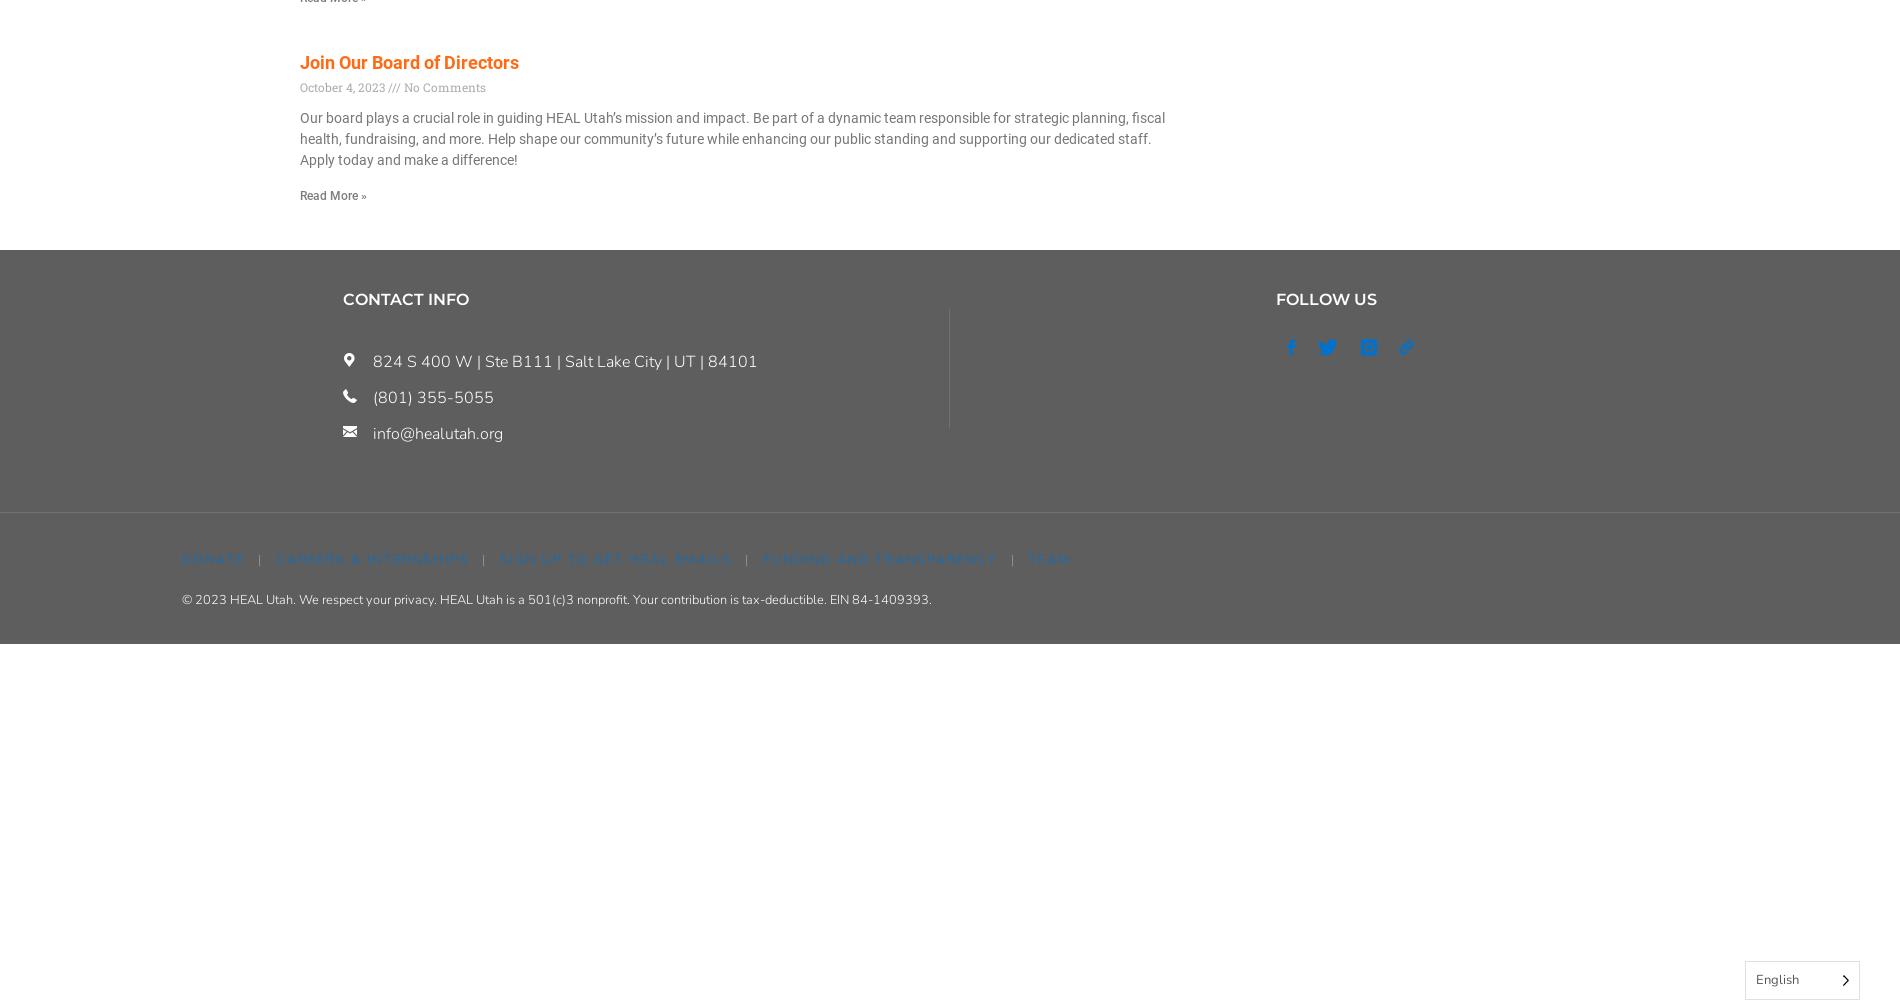  I want to click on 'No Comments', so click(442, 85).